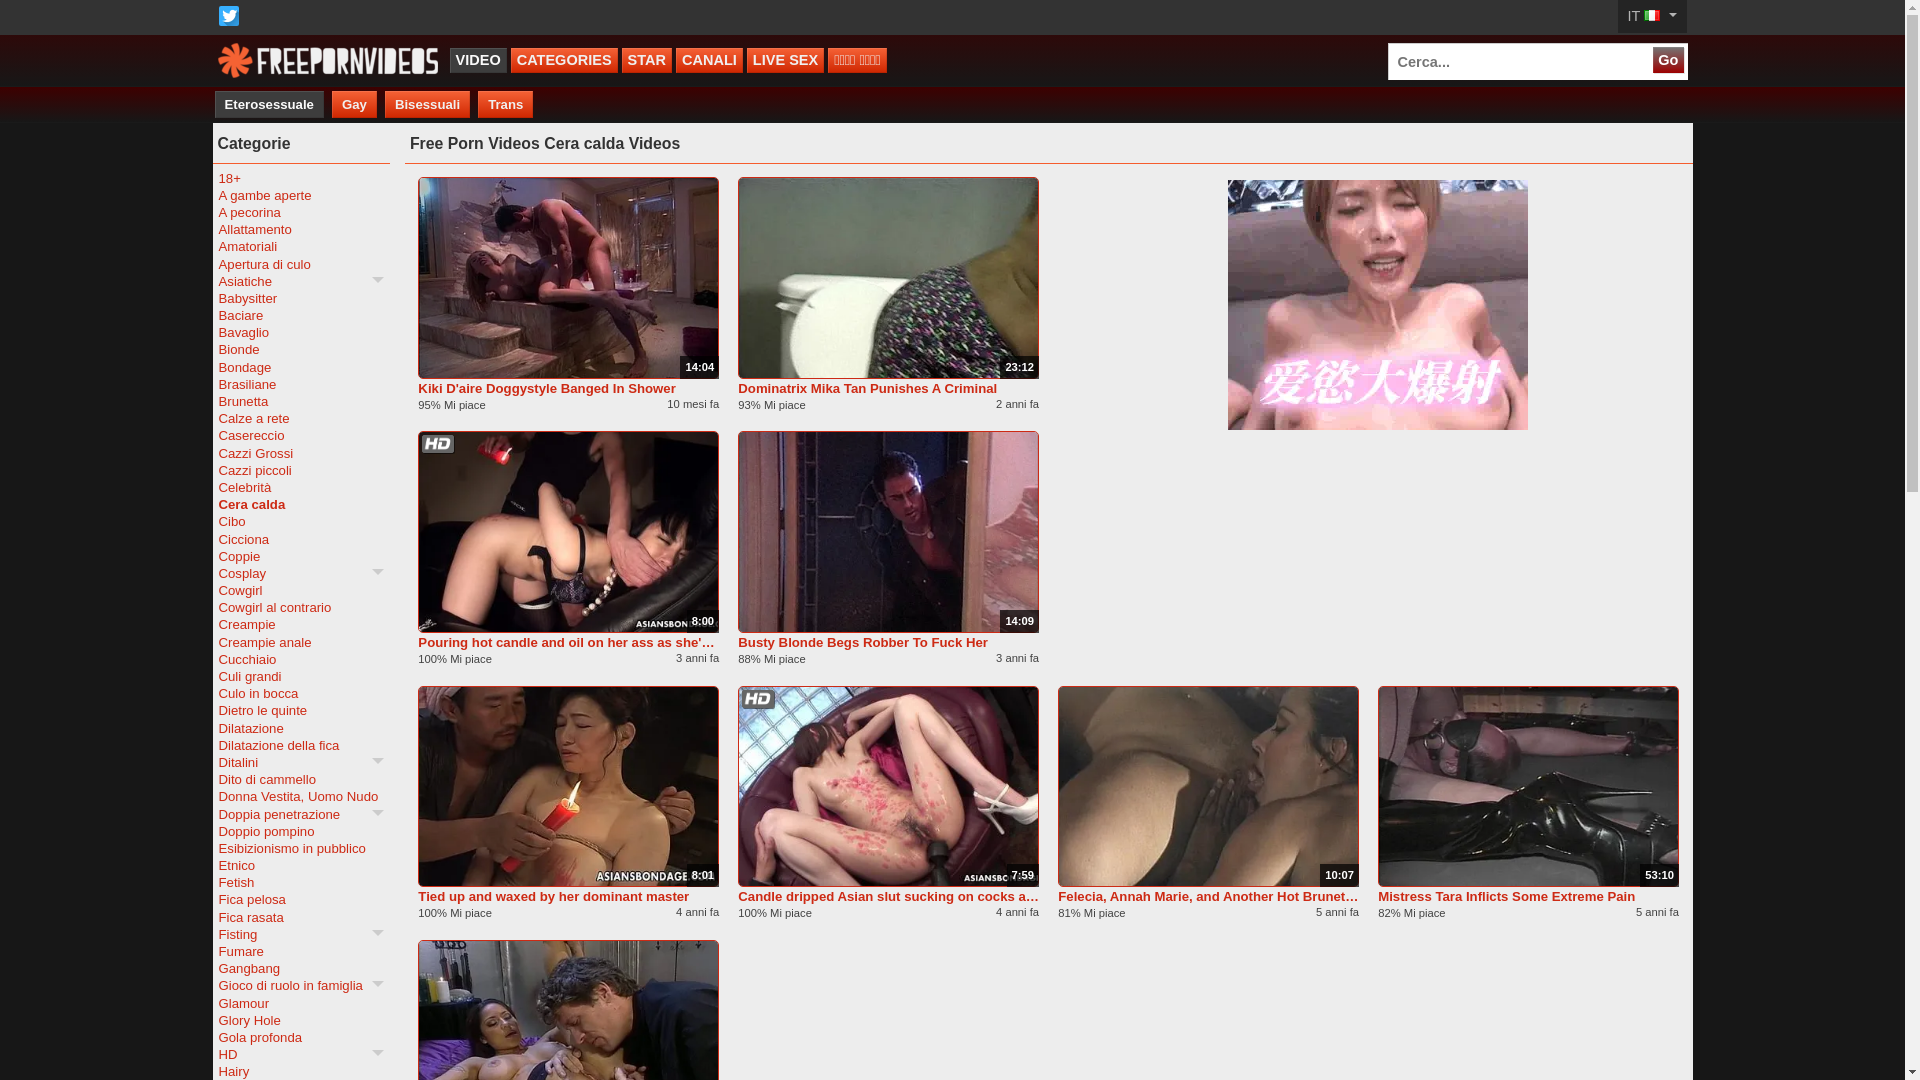 The width and height of the screenshot is (1920, 1080). What do you see at coordinates (887, 388) in the screenshot?
I see `'Dominatrix Mika Tan Punishes A Criminal'` at bounding box center [887, 388].